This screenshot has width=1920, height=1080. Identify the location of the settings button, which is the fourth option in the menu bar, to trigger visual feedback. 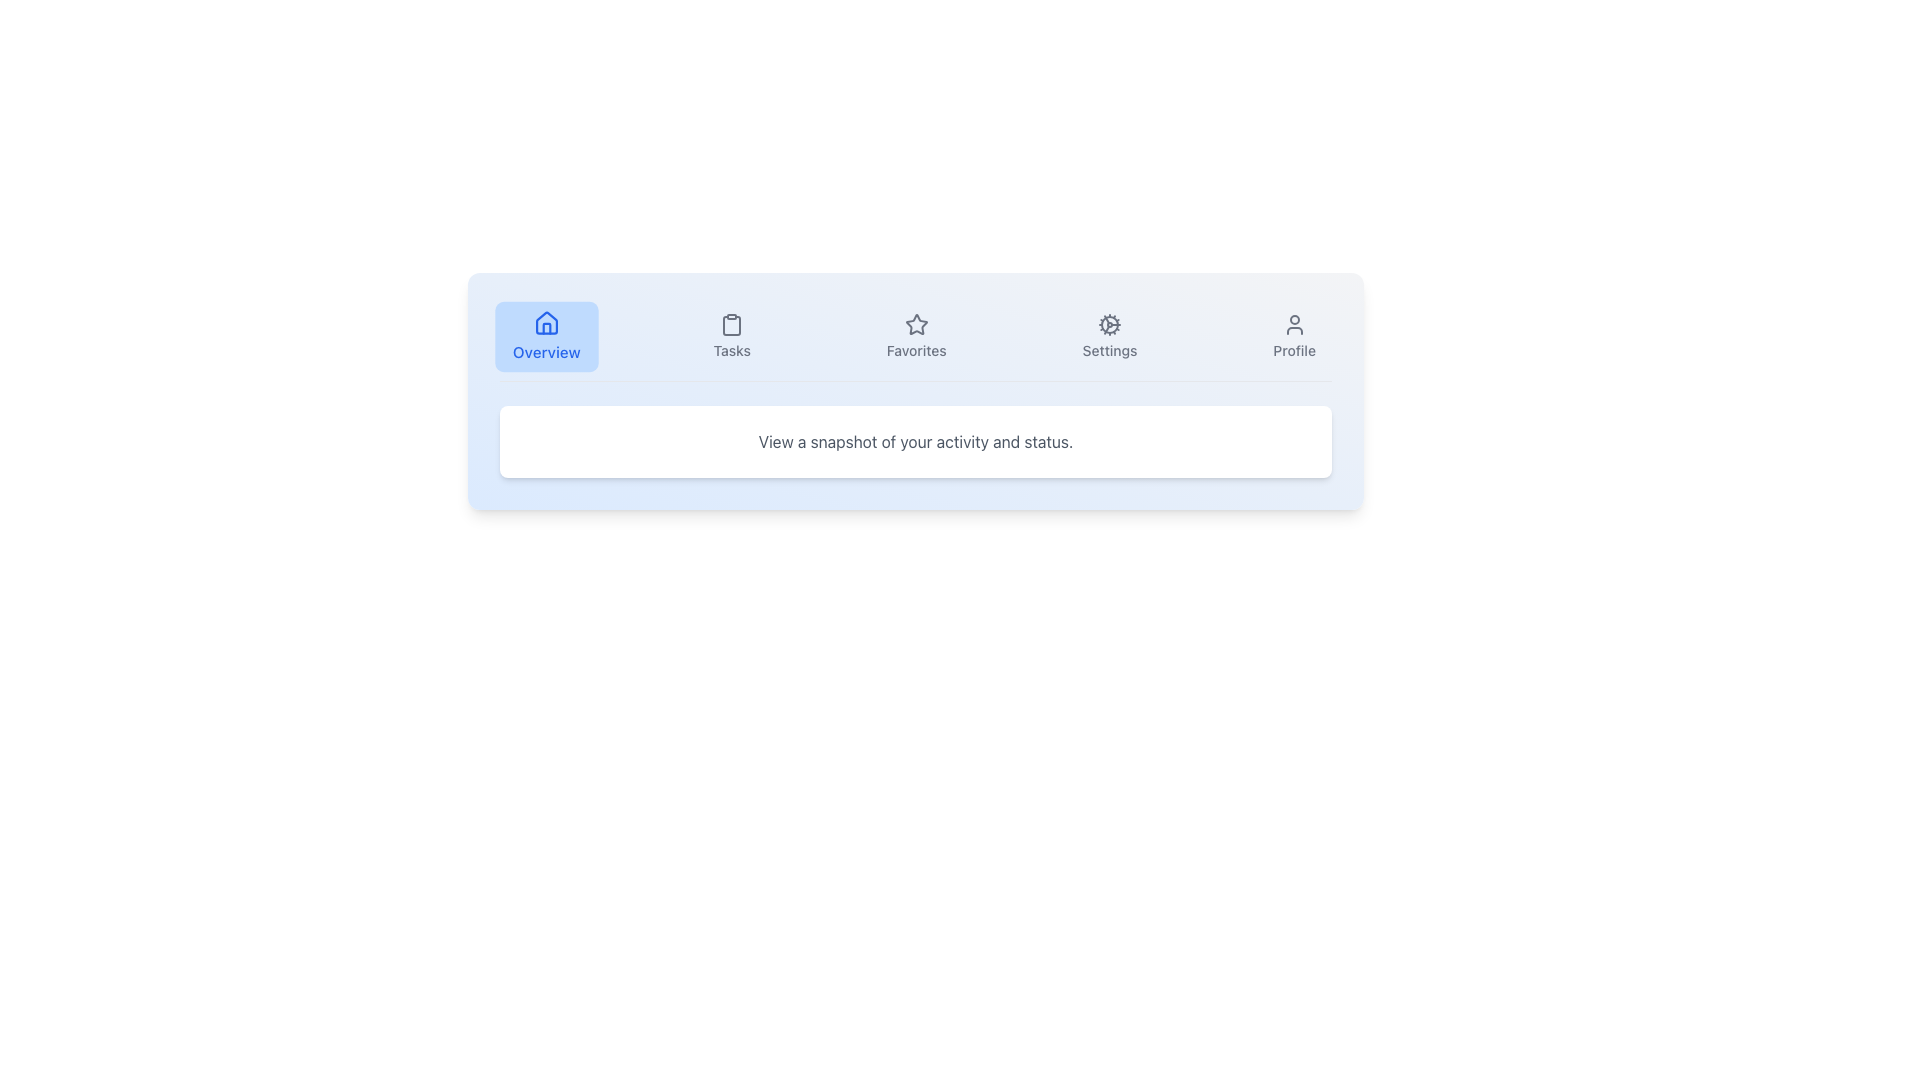
(1109, 335).